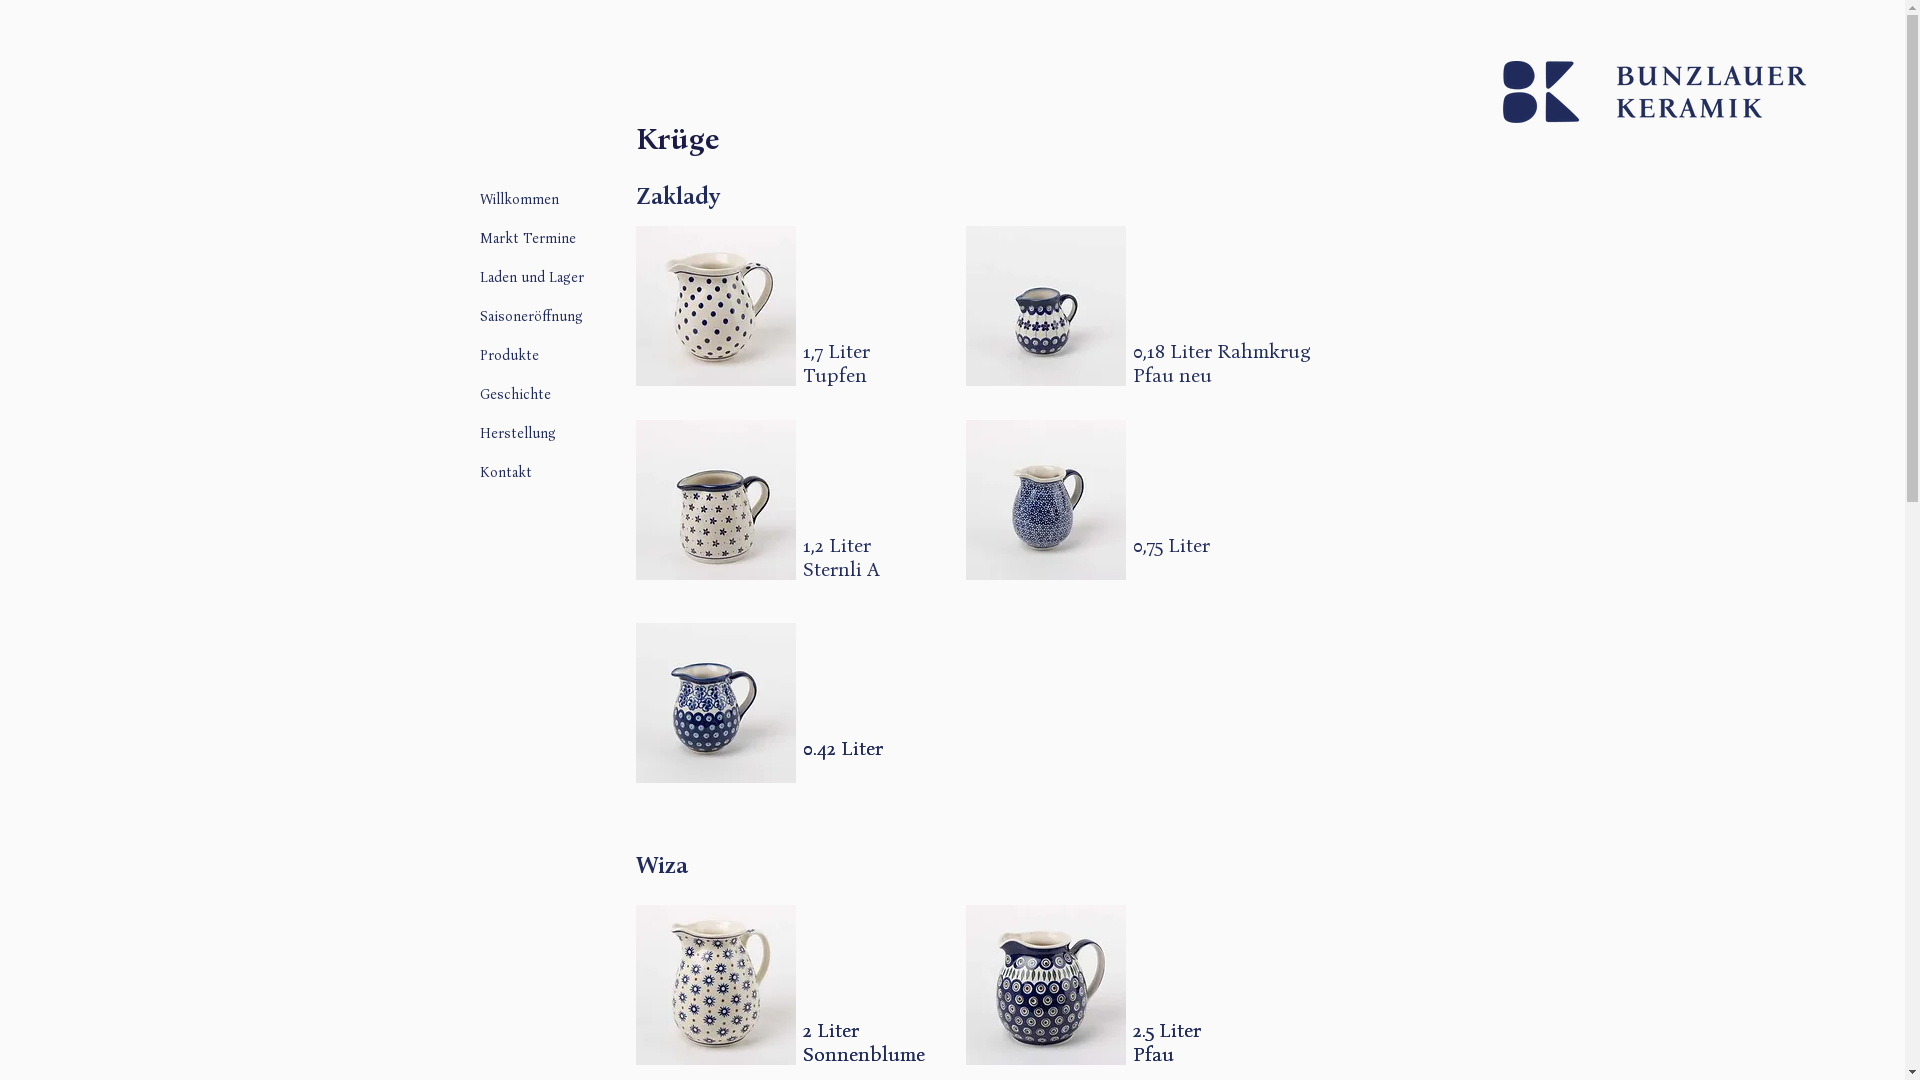 This screenshot has height=1080, width=1920. I want to click on 'Produkte', so click(583, 353).